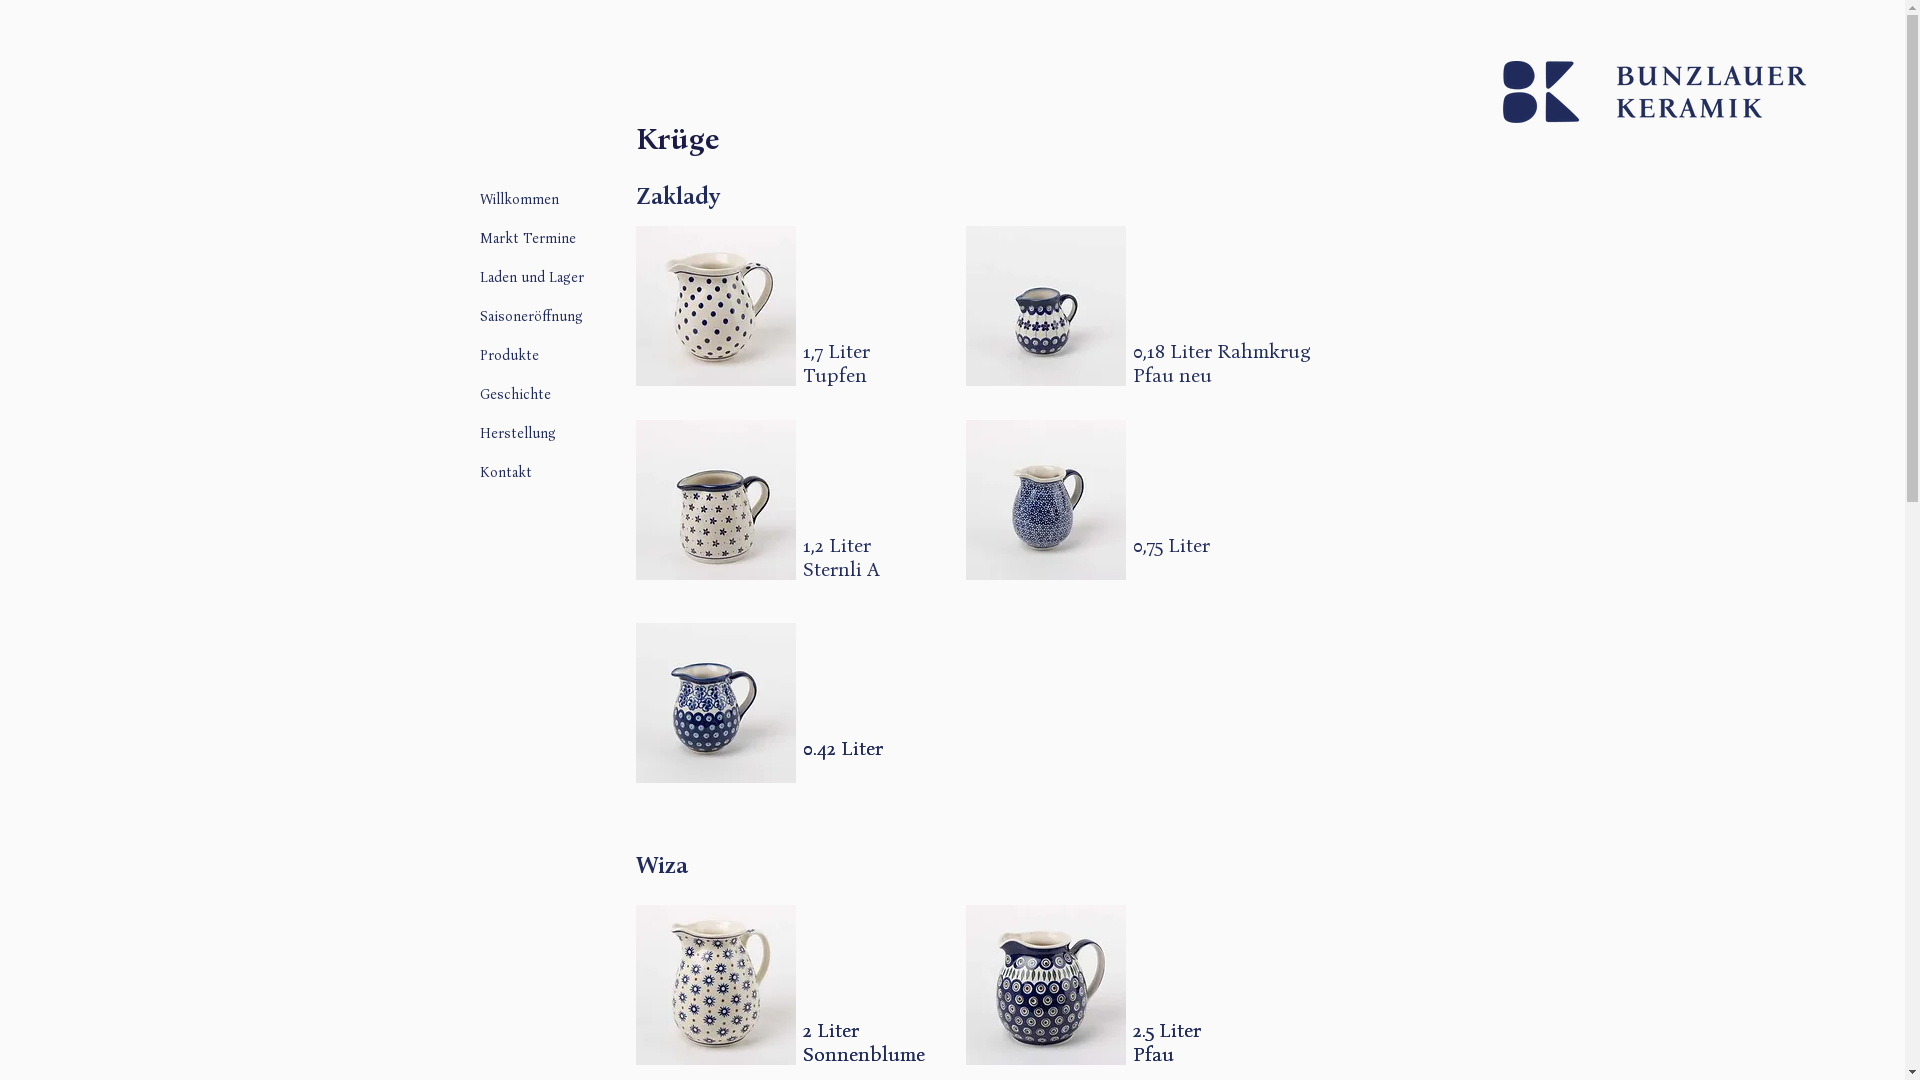 This screenshot has height=1080, width=1920. I want to click on 'Produkte', so click(583, 353).